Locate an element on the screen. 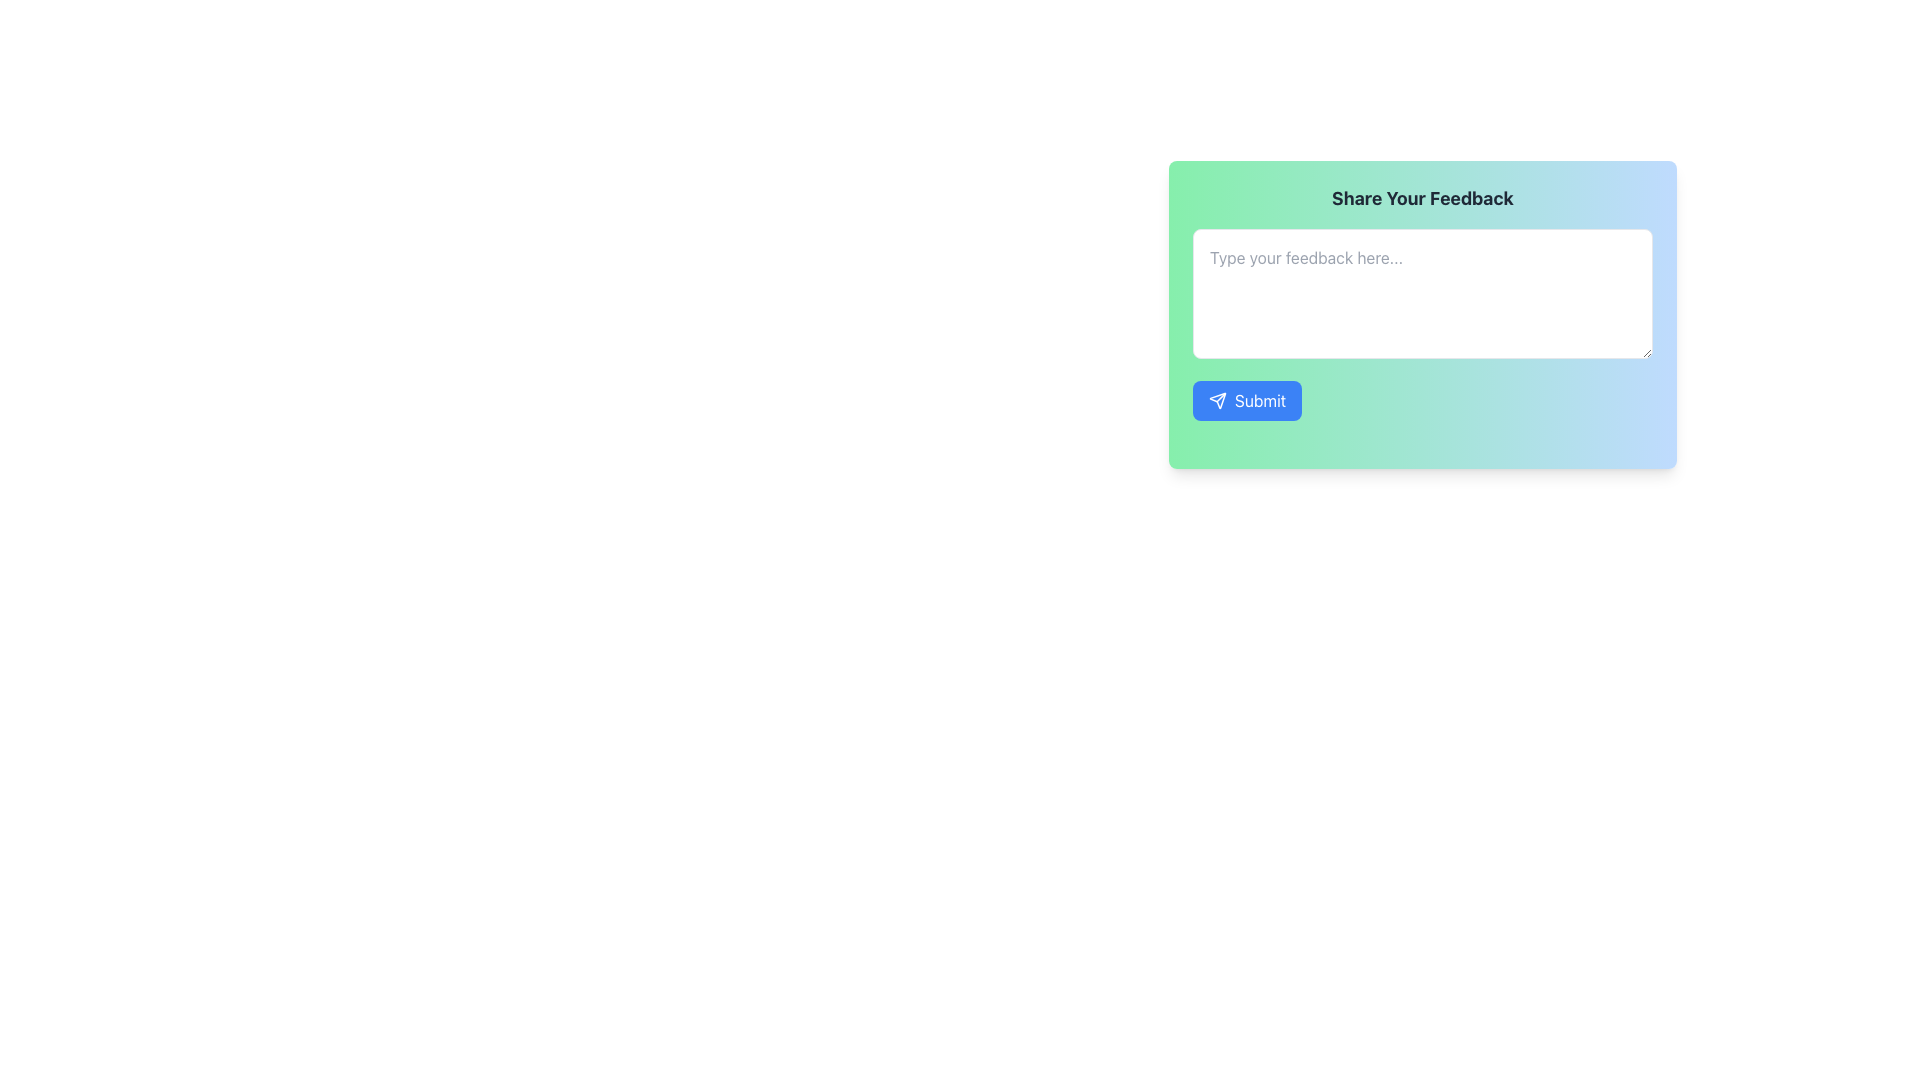 The height and width of the screenshot is (1080, 1920). the 'Submit' button with a blue background and white text is located at coordinates (1246, 401).